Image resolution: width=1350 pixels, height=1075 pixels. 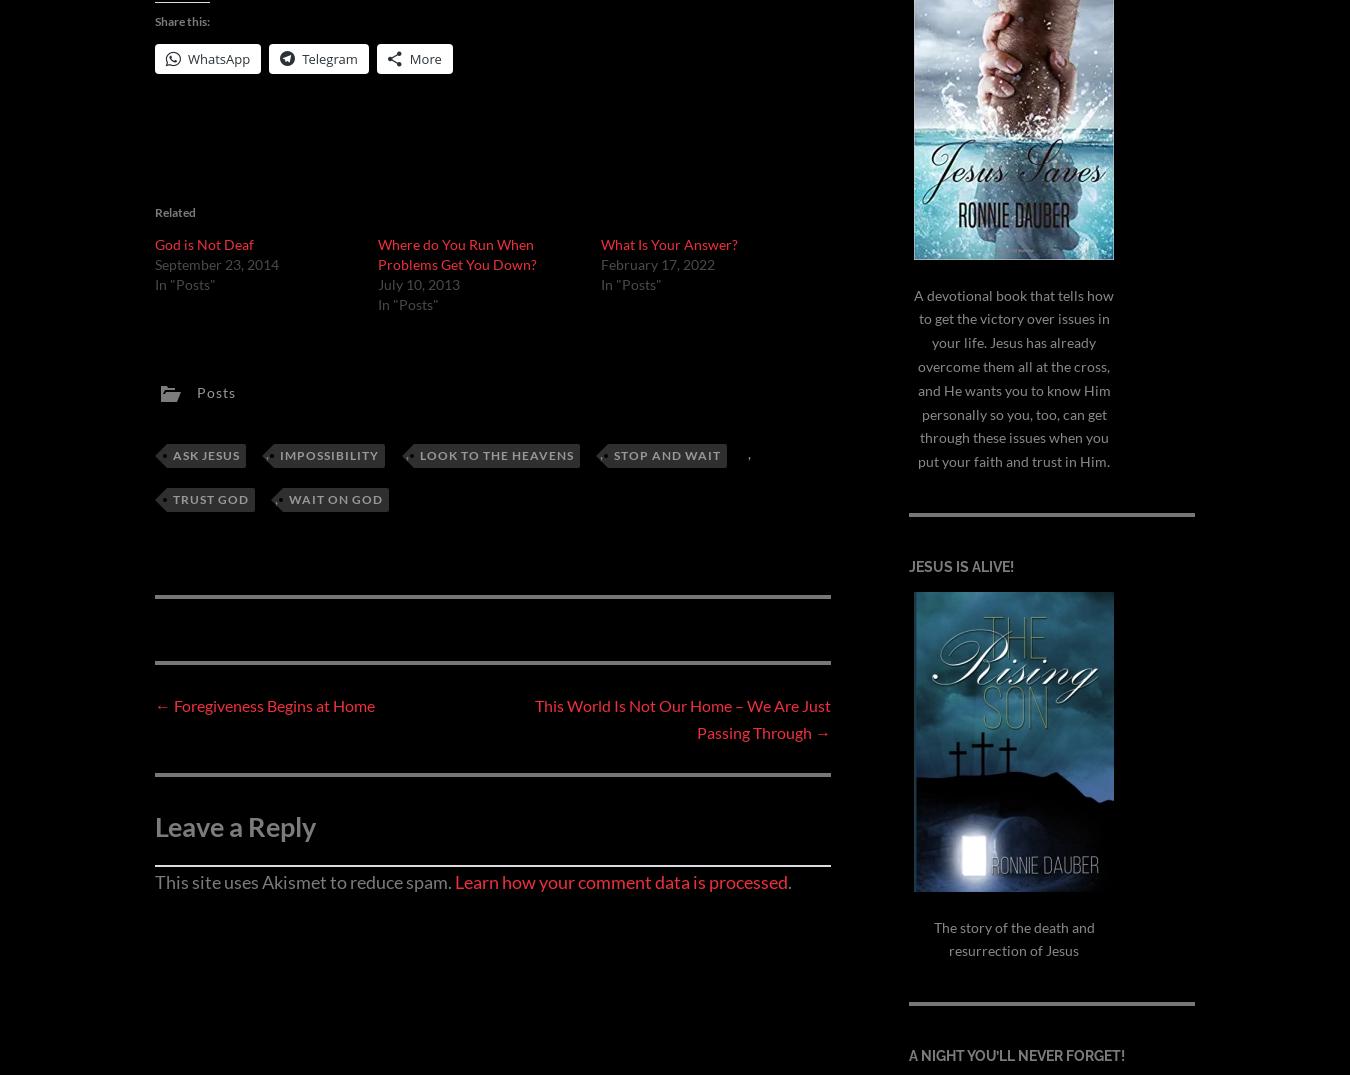 What do you see at coordinates (667, 454) in the screenshot?
I see `'Stop and wait'` at bounding box center [667, 454].